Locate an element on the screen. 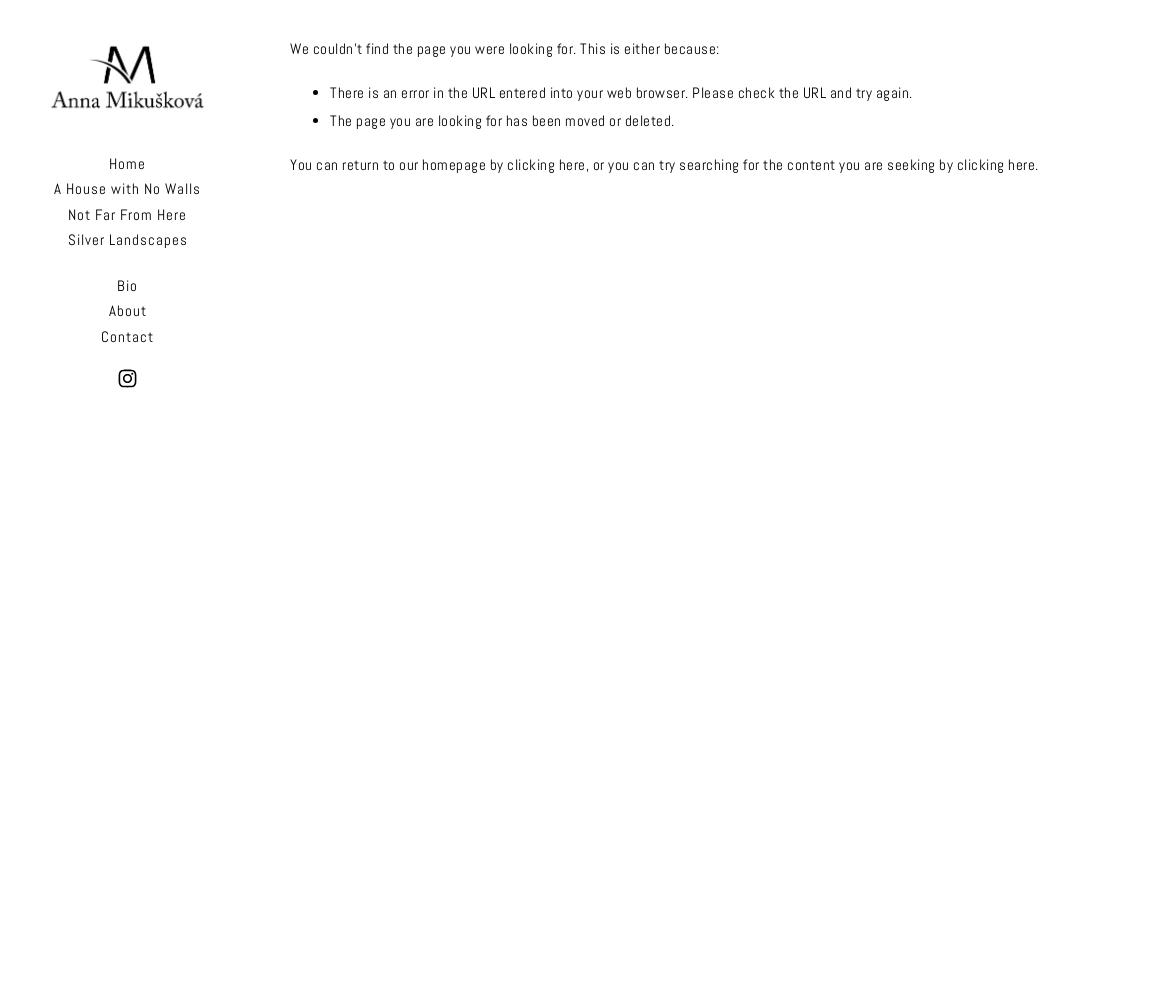 The width and height of the screenshot is (1150, 1000). 'Contact' is located at coordinates (126, 334).